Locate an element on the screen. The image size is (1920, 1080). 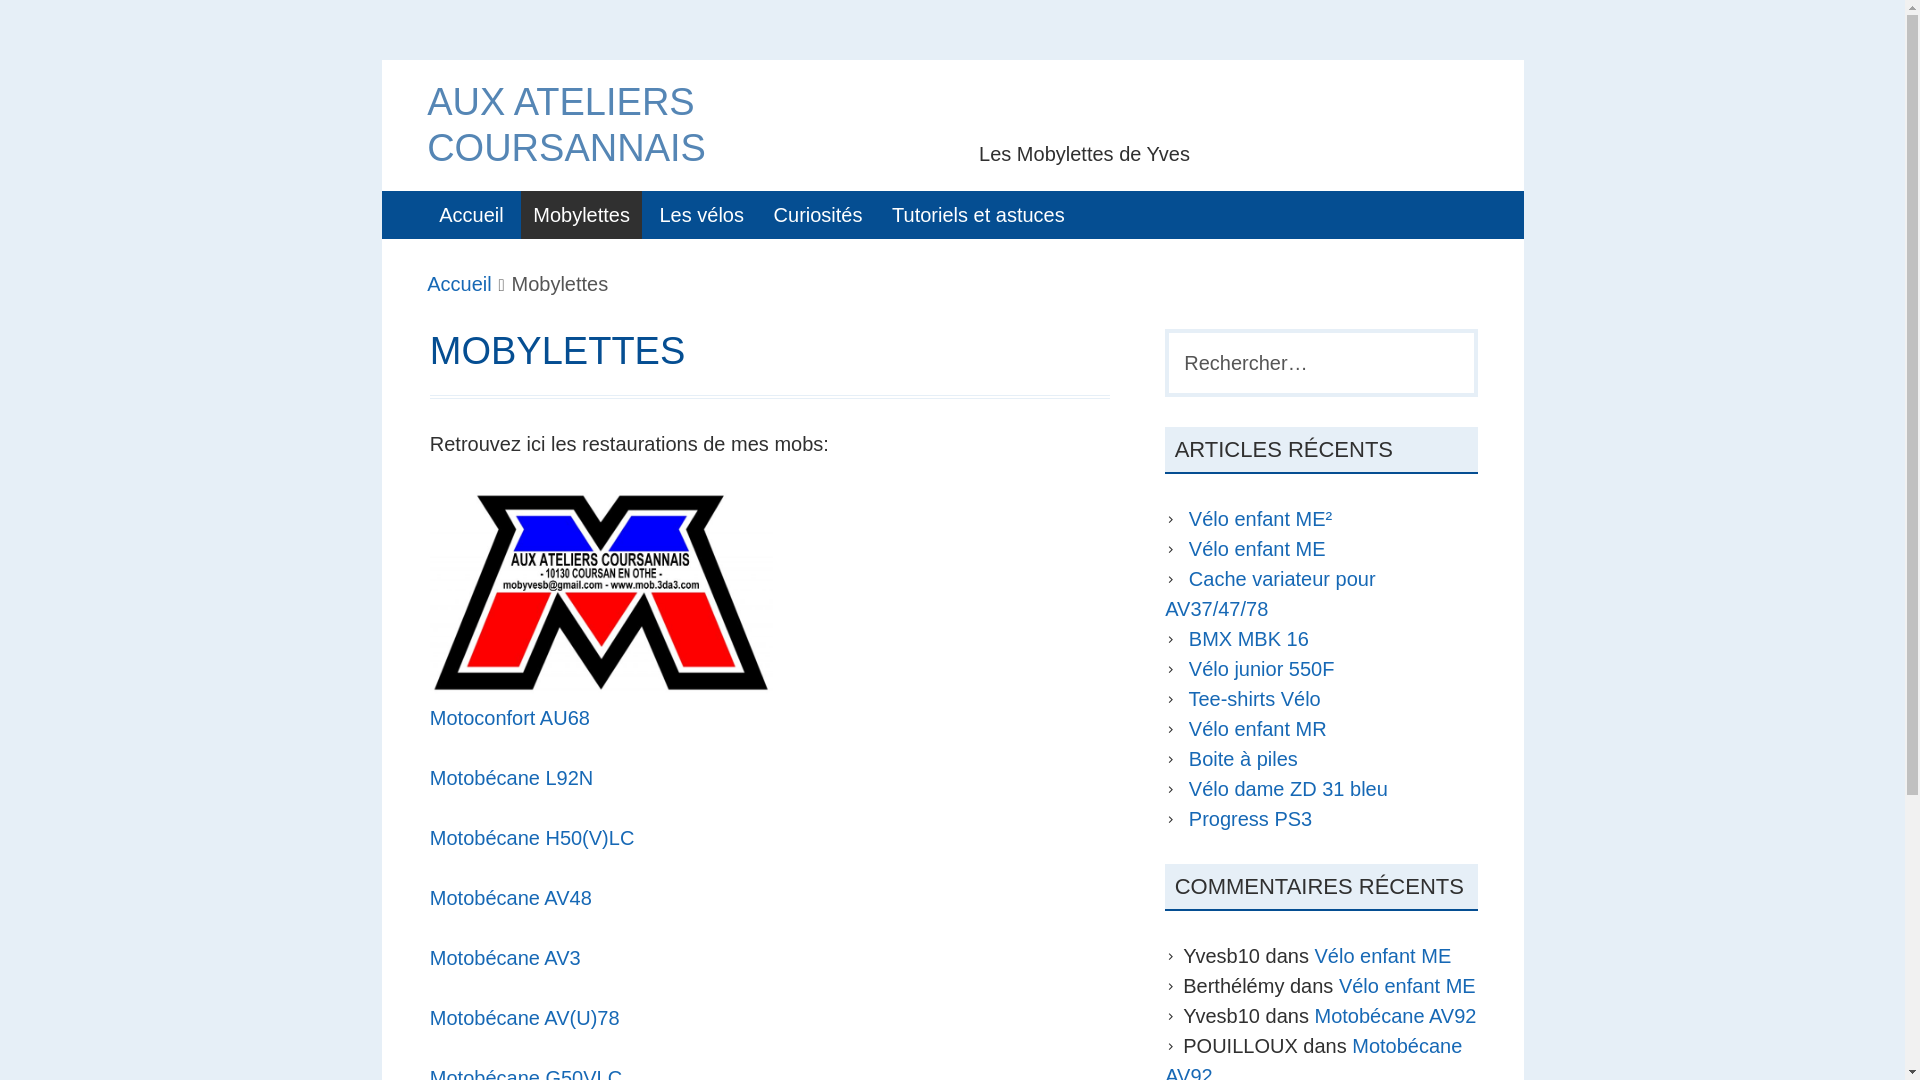
'BMX MBK 16' is located at coordinates (1247, 639).